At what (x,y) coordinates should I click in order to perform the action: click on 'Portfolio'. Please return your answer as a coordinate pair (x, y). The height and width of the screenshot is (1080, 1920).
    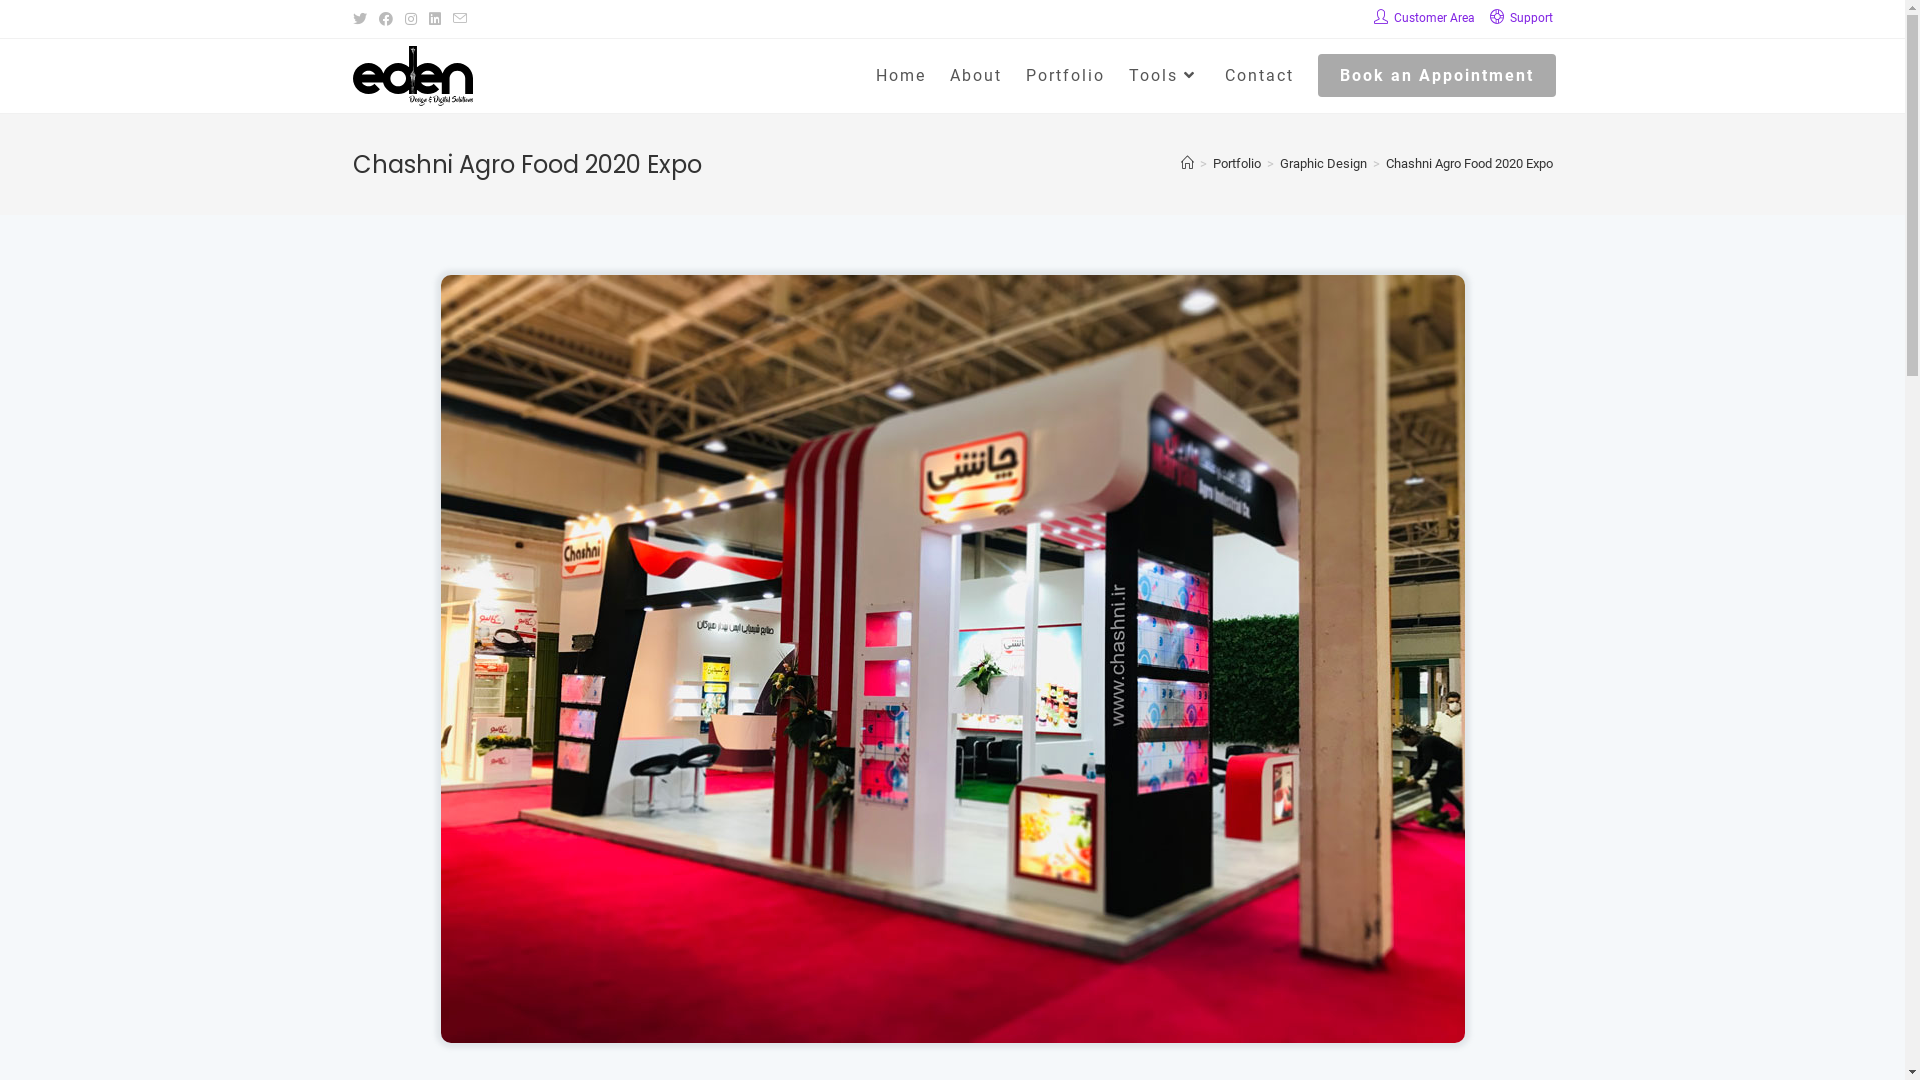
    Looking at the image, I should click on (1235, 162).